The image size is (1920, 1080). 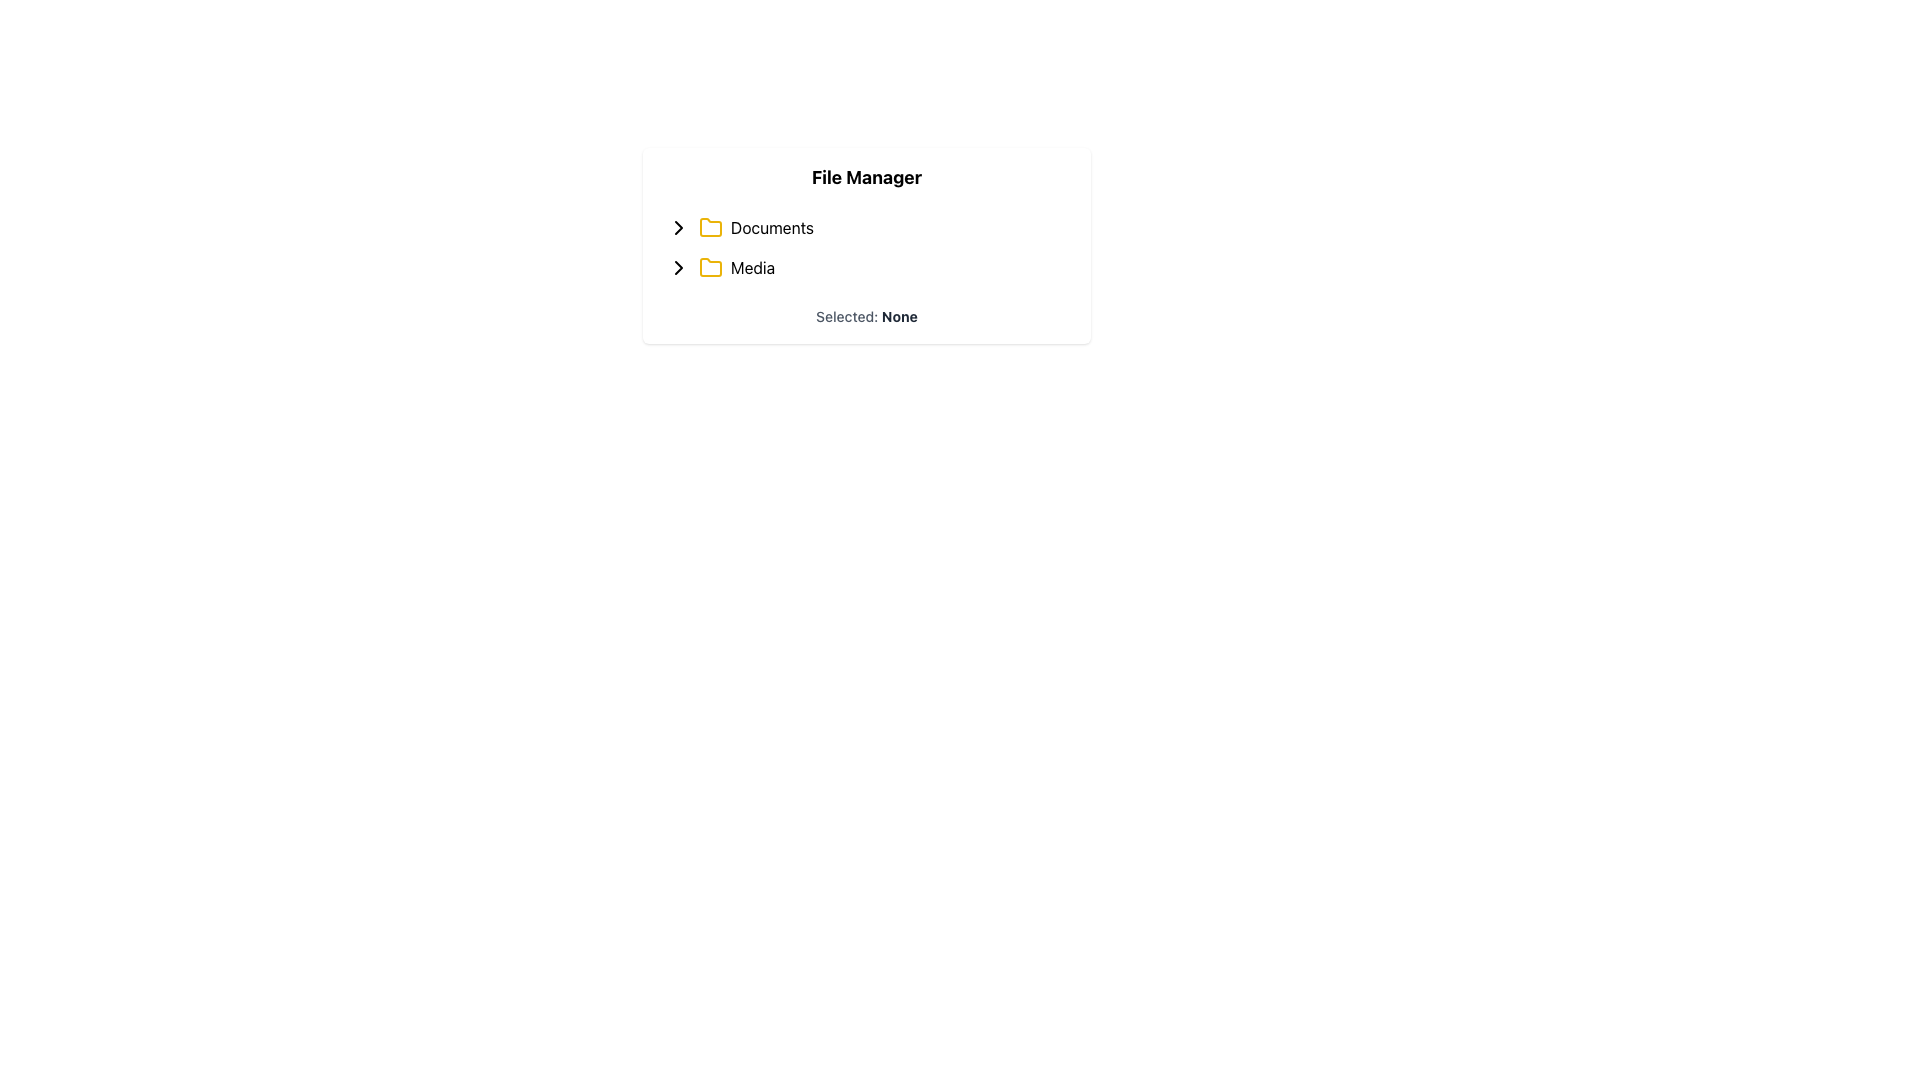 I want to click on the leftmost Chevron (right-pointing) icon in the 'Media' row of the file manager, so click(x=678, y=266).